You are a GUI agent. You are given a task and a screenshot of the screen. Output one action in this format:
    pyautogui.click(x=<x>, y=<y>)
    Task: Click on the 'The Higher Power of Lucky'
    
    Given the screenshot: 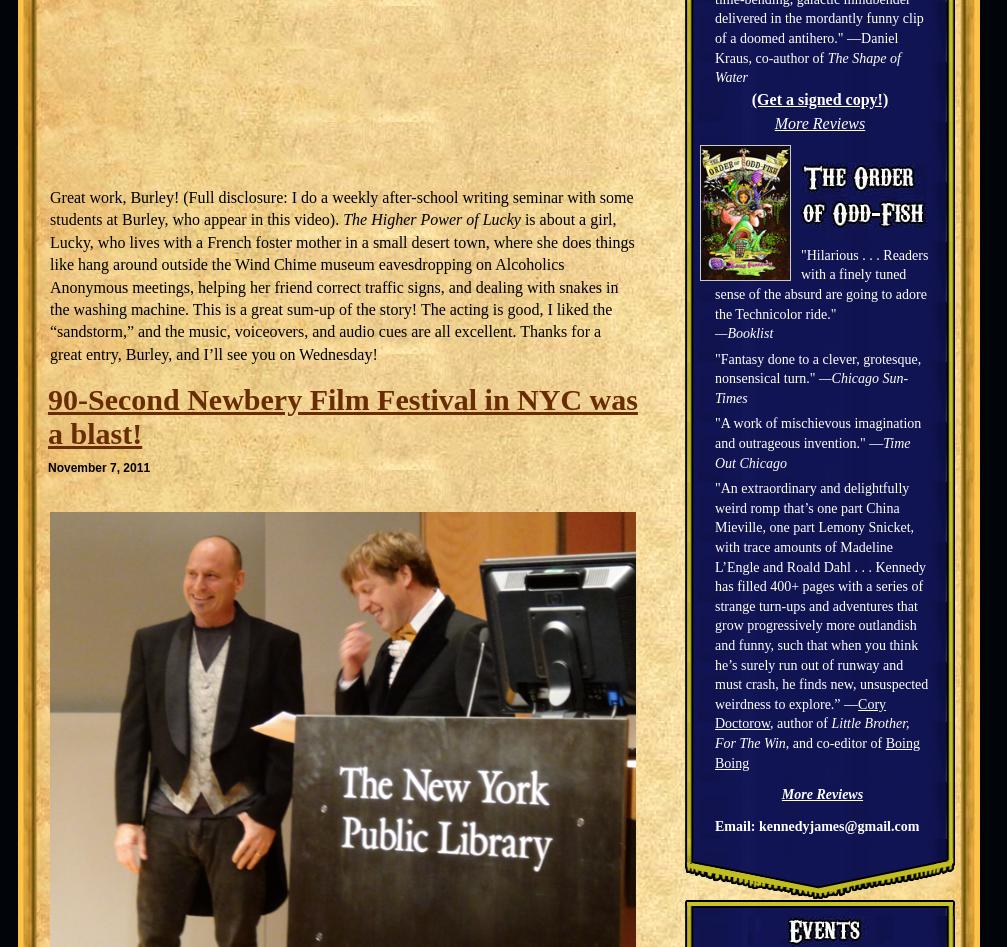 What is the action you would take?
    pyautogui.click(x=431, y=219)
    